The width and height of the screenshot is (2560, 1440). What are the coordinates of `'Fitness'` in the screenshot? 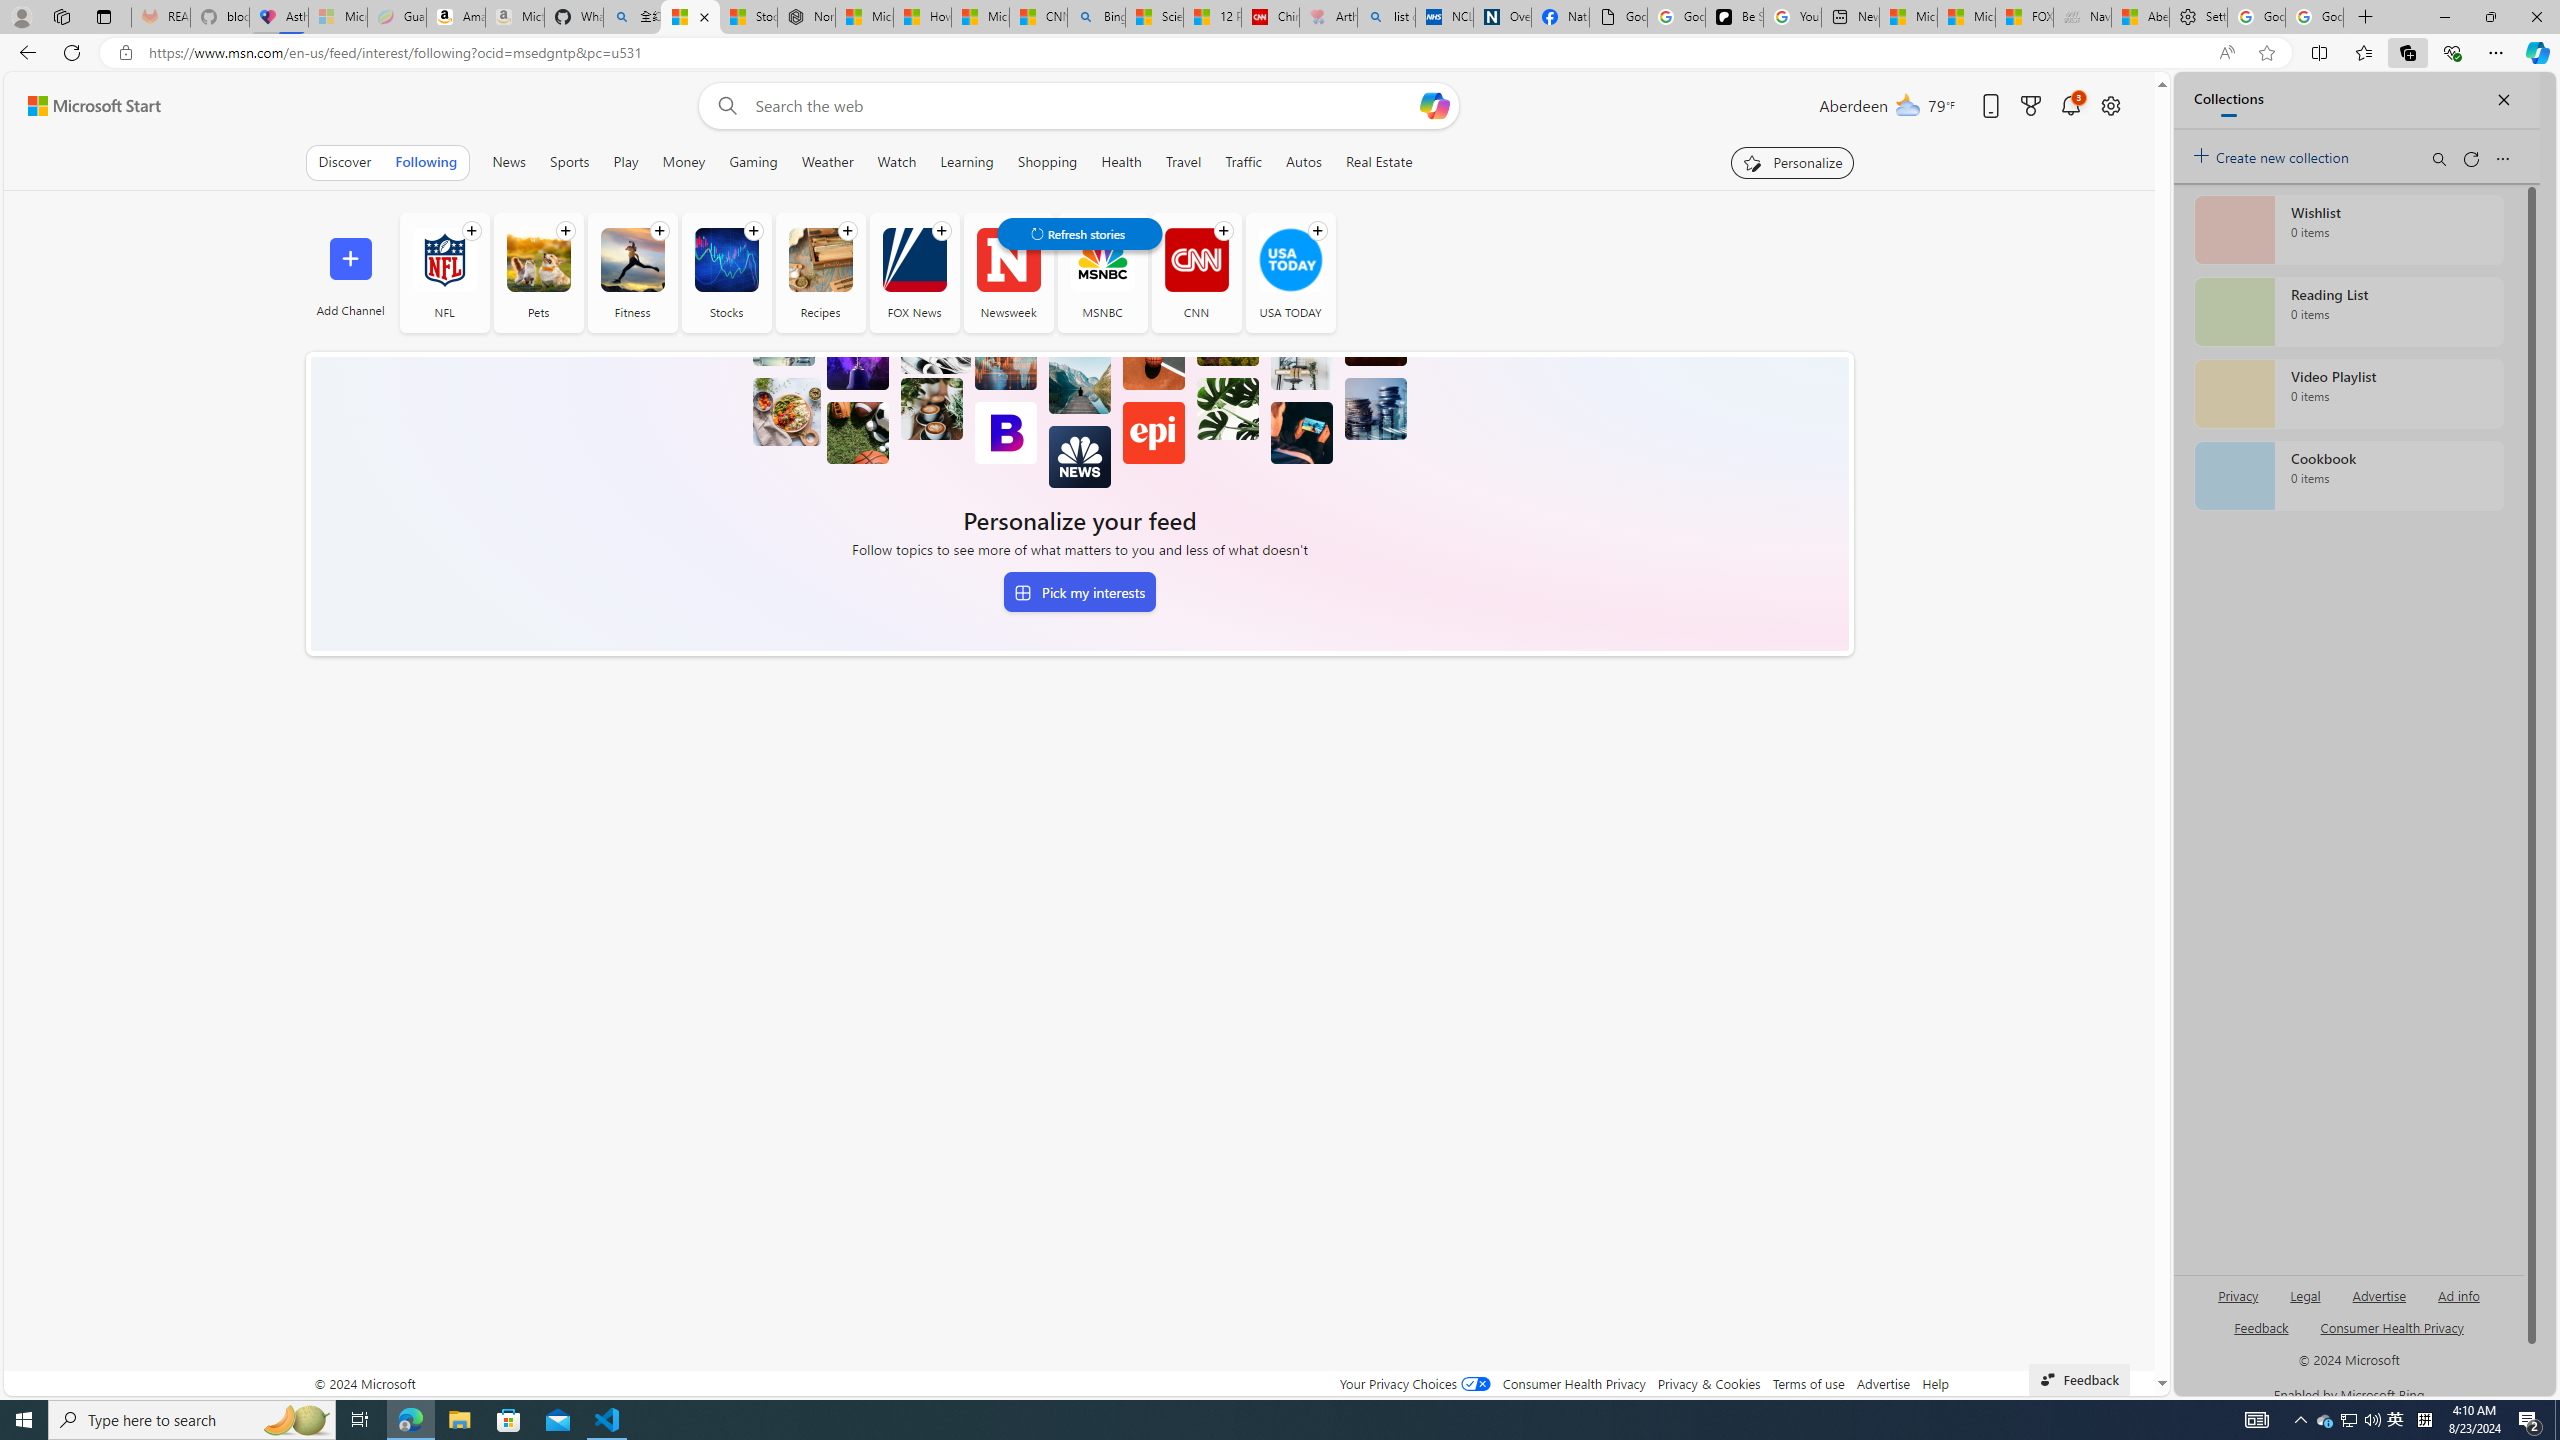 It's located at (631, 258).